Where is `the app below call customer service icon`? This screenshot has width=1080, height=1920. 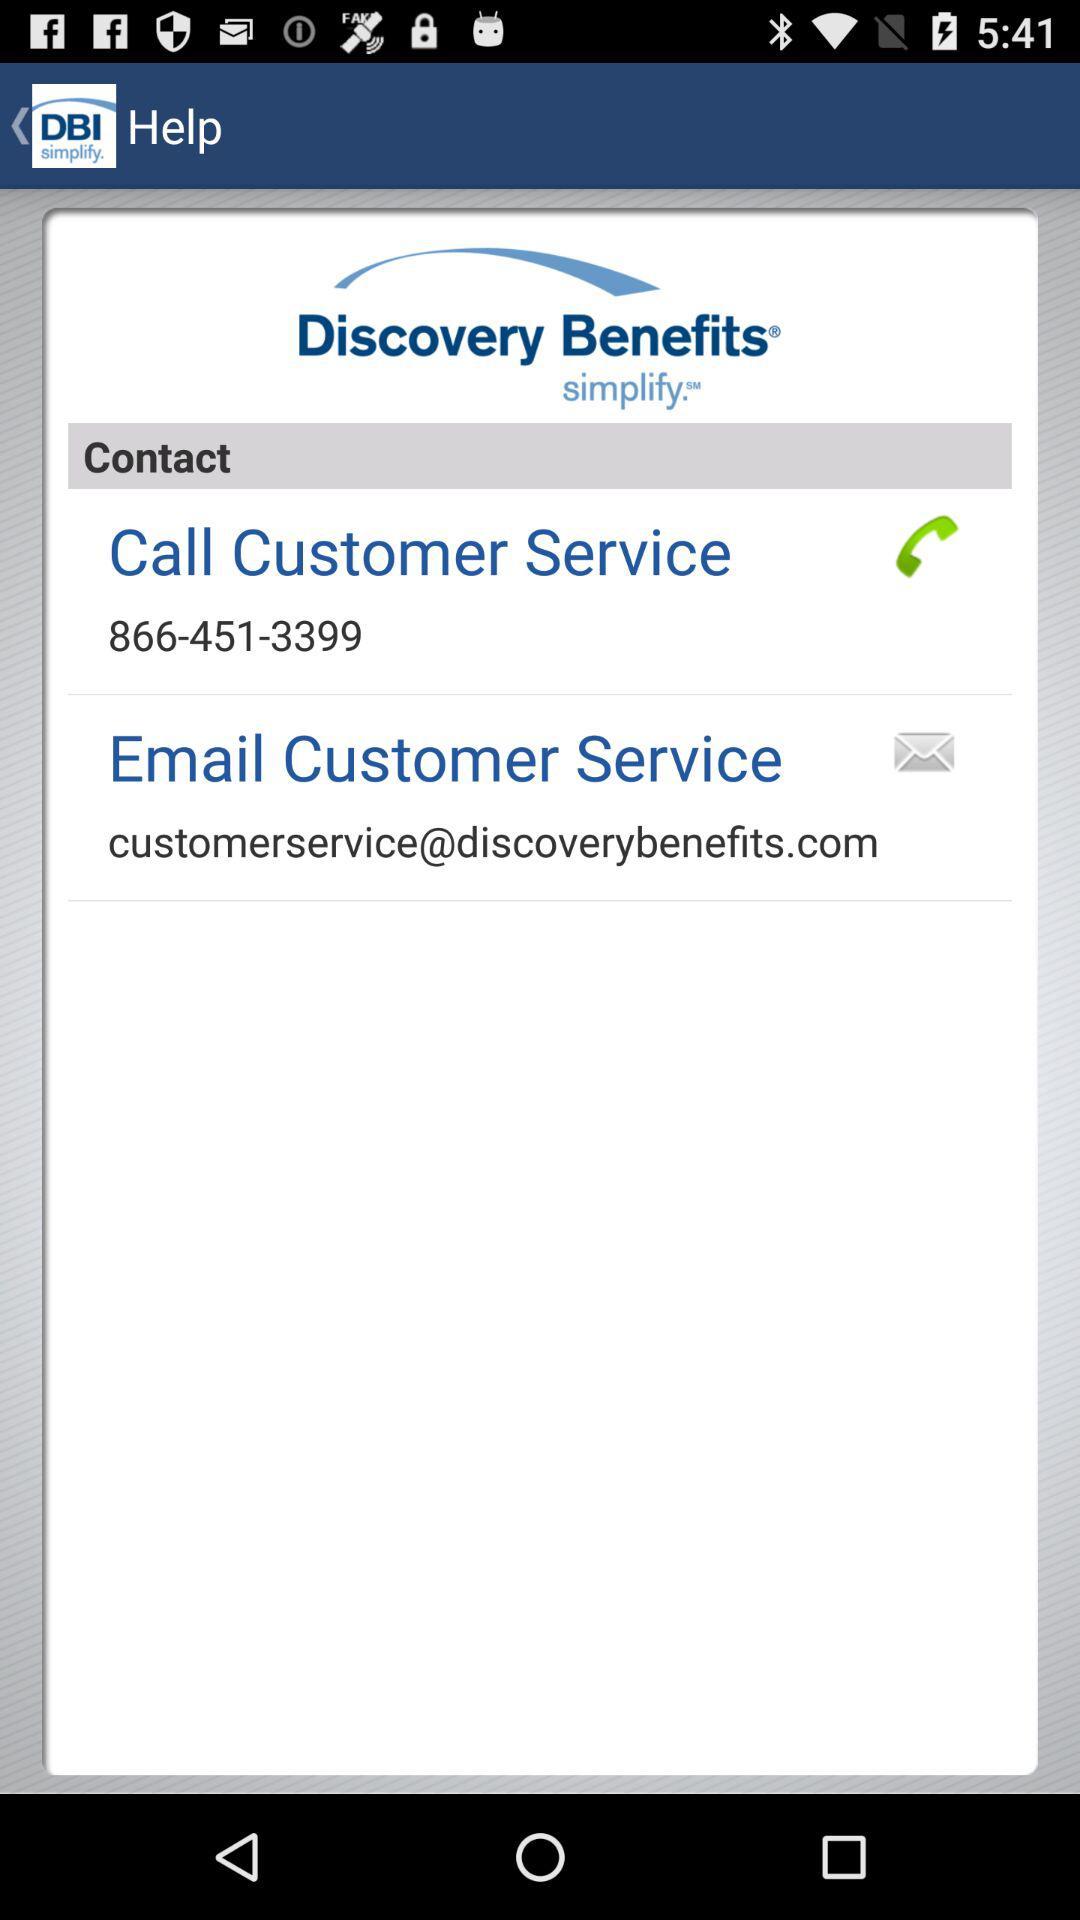
the app below call customer service icon is located at coordinates (234, 633).